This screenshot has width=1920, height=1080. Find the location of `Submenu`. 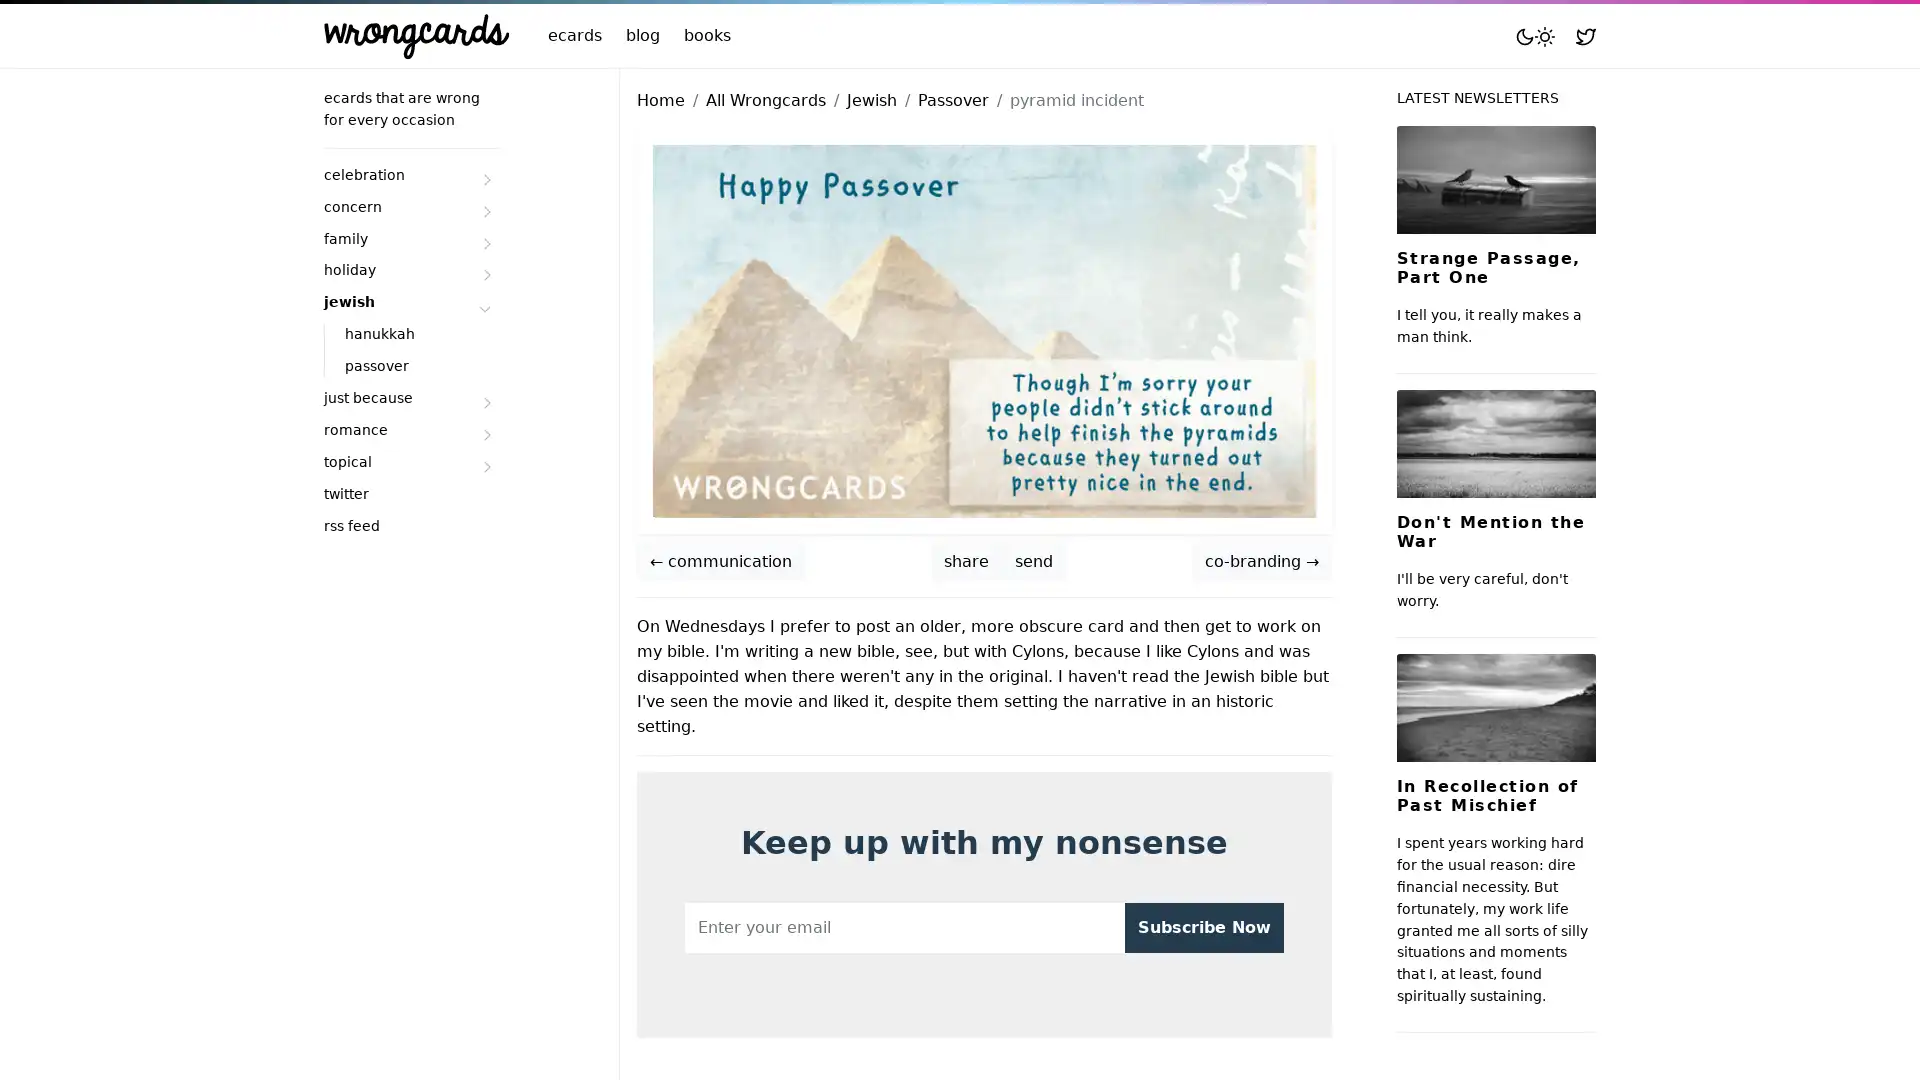

Submenu is located at coordinates (484, 466).